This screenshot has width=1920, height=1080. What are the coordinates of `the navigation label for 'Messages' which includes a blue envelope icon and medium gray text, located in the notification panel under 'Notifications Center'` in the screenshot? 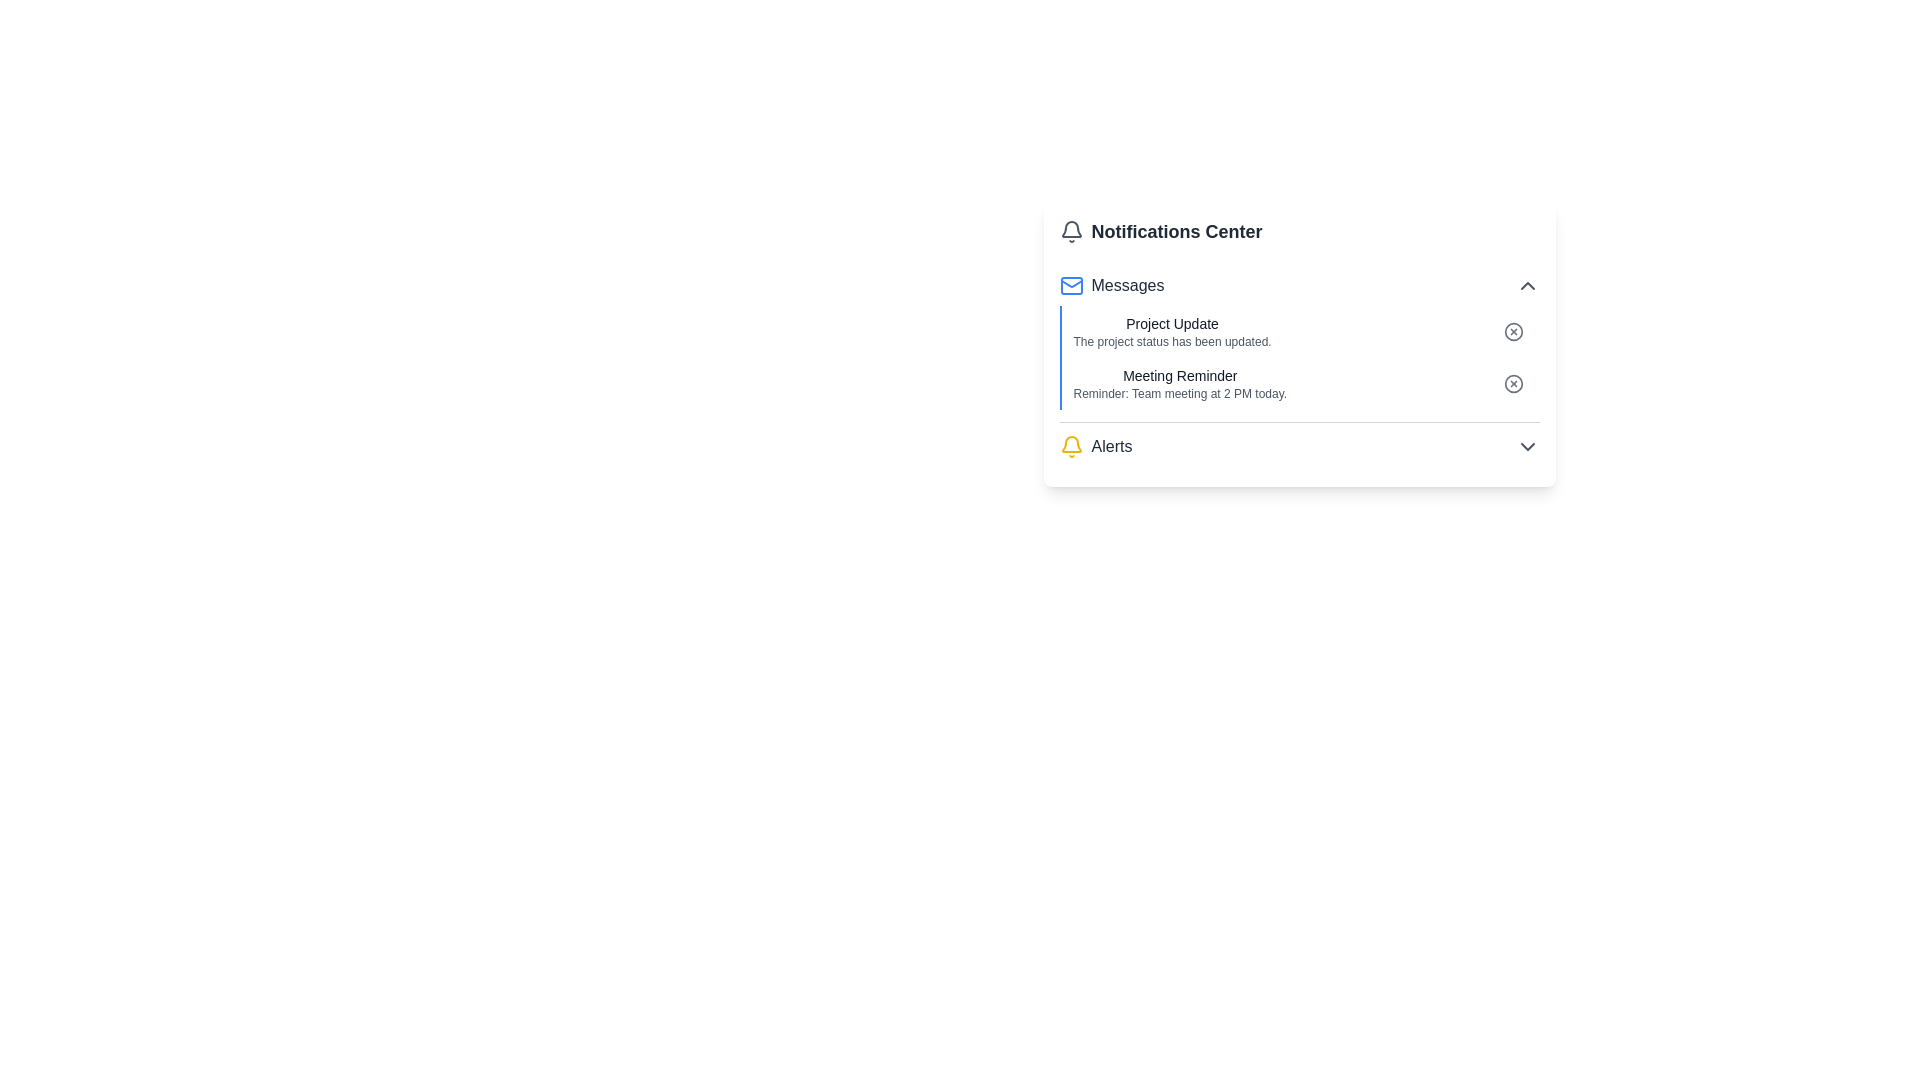 It's located at (1110, 285).